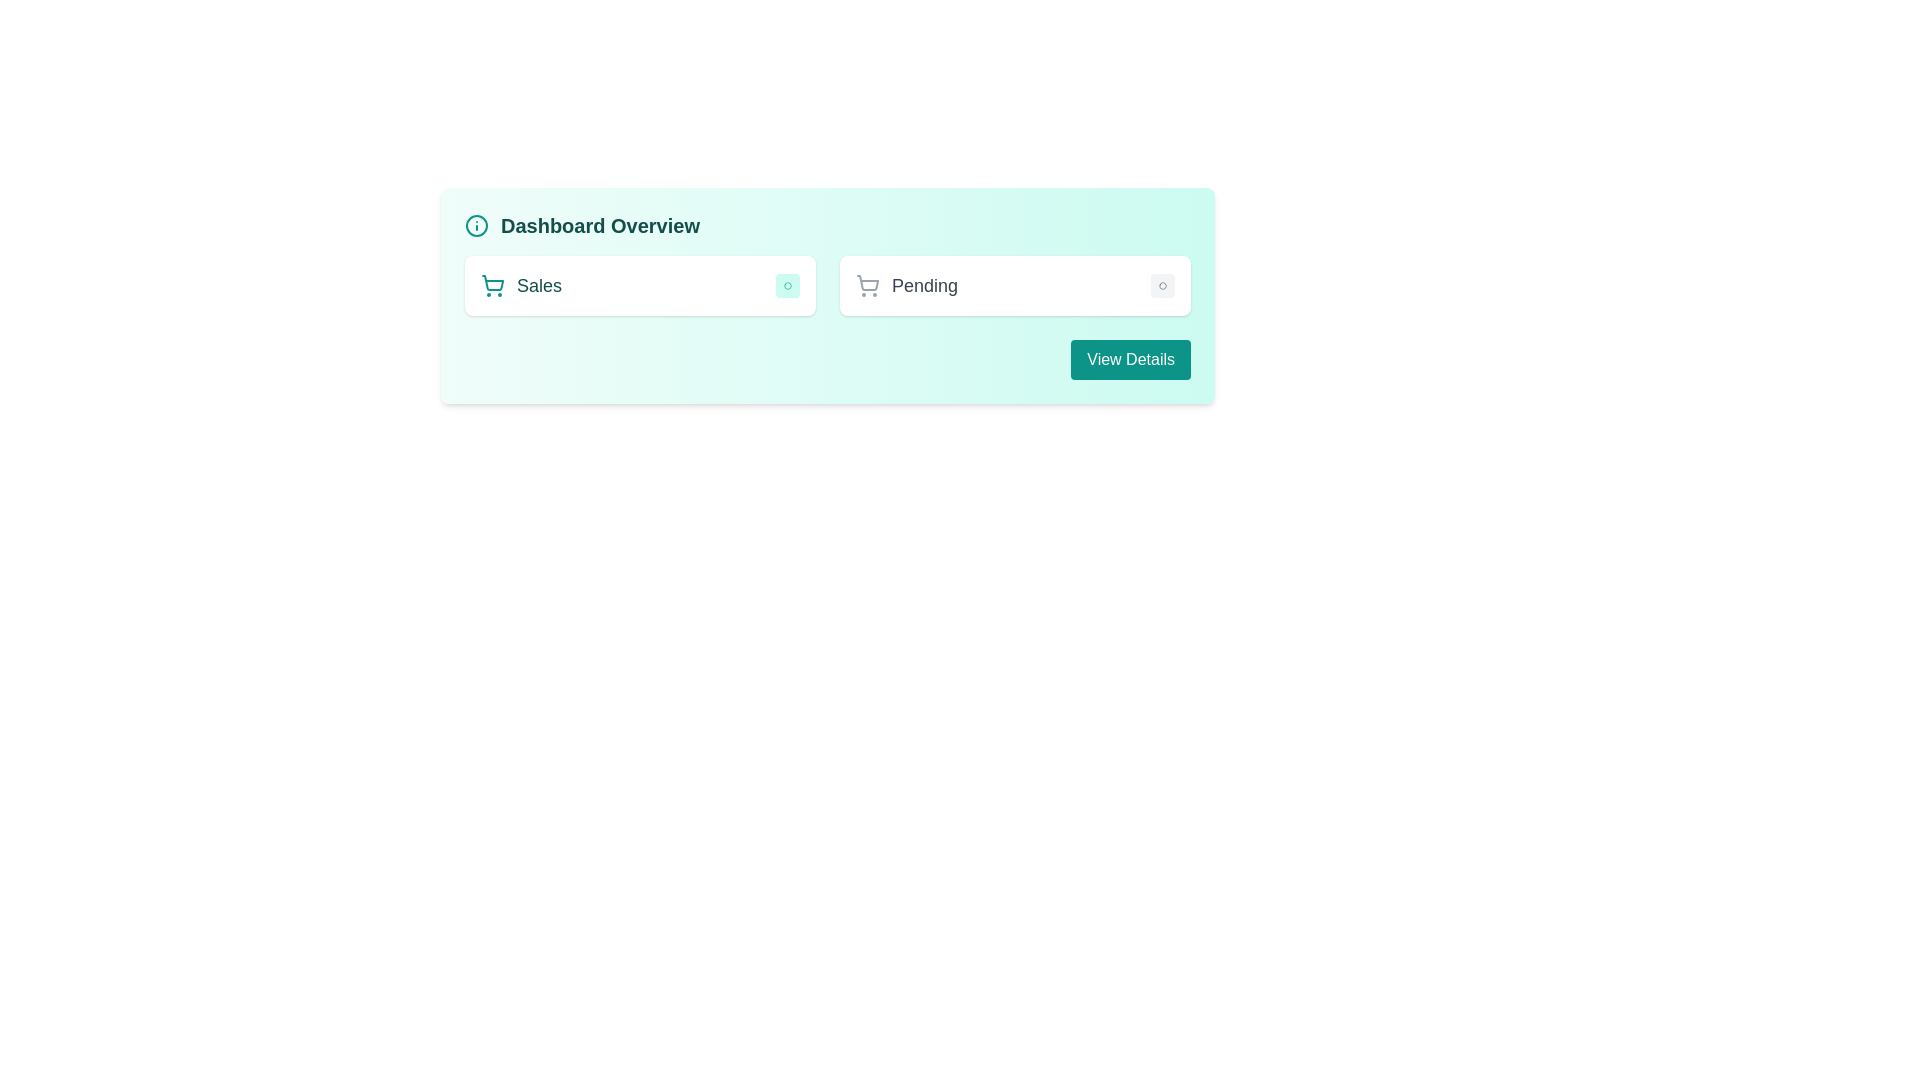 Image resolution: width=1920 pixels, height=1080 pixels. What do you see at coordinates (924, 285) in the screenshot?
I see `the 'Pending' status label, which is a medium-sized, gray text label indicating status, located to the right of a shopping cart icon in the dashboard overview card` at bounding box center [924, 285].